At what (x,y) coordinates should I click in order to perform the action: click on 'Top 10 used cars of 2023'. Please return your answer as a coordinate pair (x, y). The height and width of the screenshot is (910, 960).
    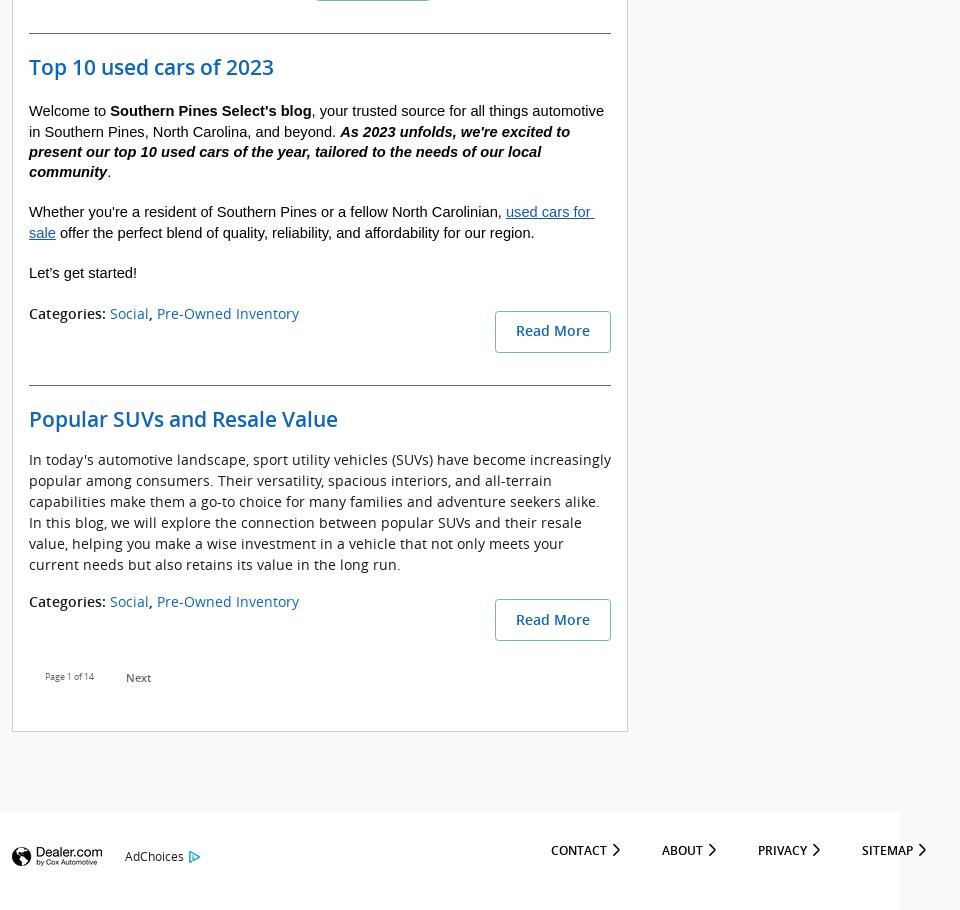
    Looking at the image, I should click on (150, 66).